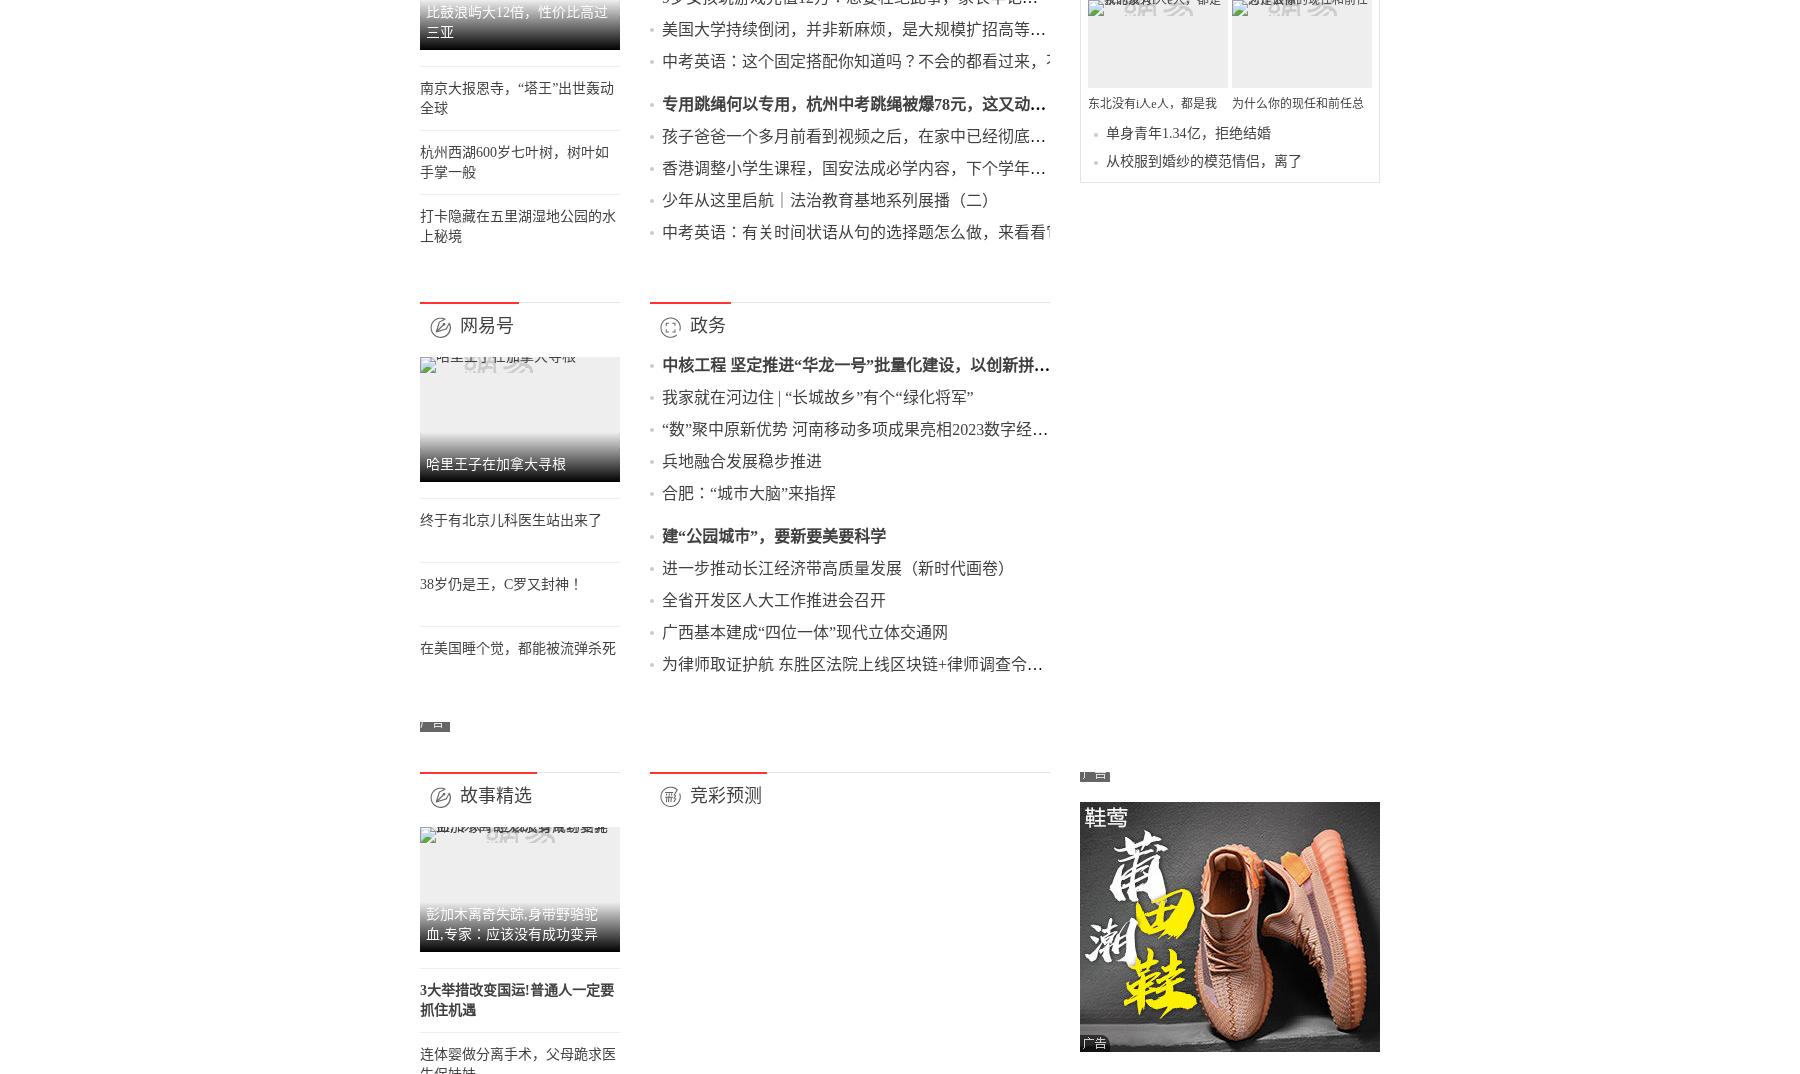 The width and height of the screenshot is (1800, 1074). Describe the element at coordinates (468, 559) in the screenshot. I see `'杭州西湖600岁七叶树，树叶如手掌一般'` at that location.